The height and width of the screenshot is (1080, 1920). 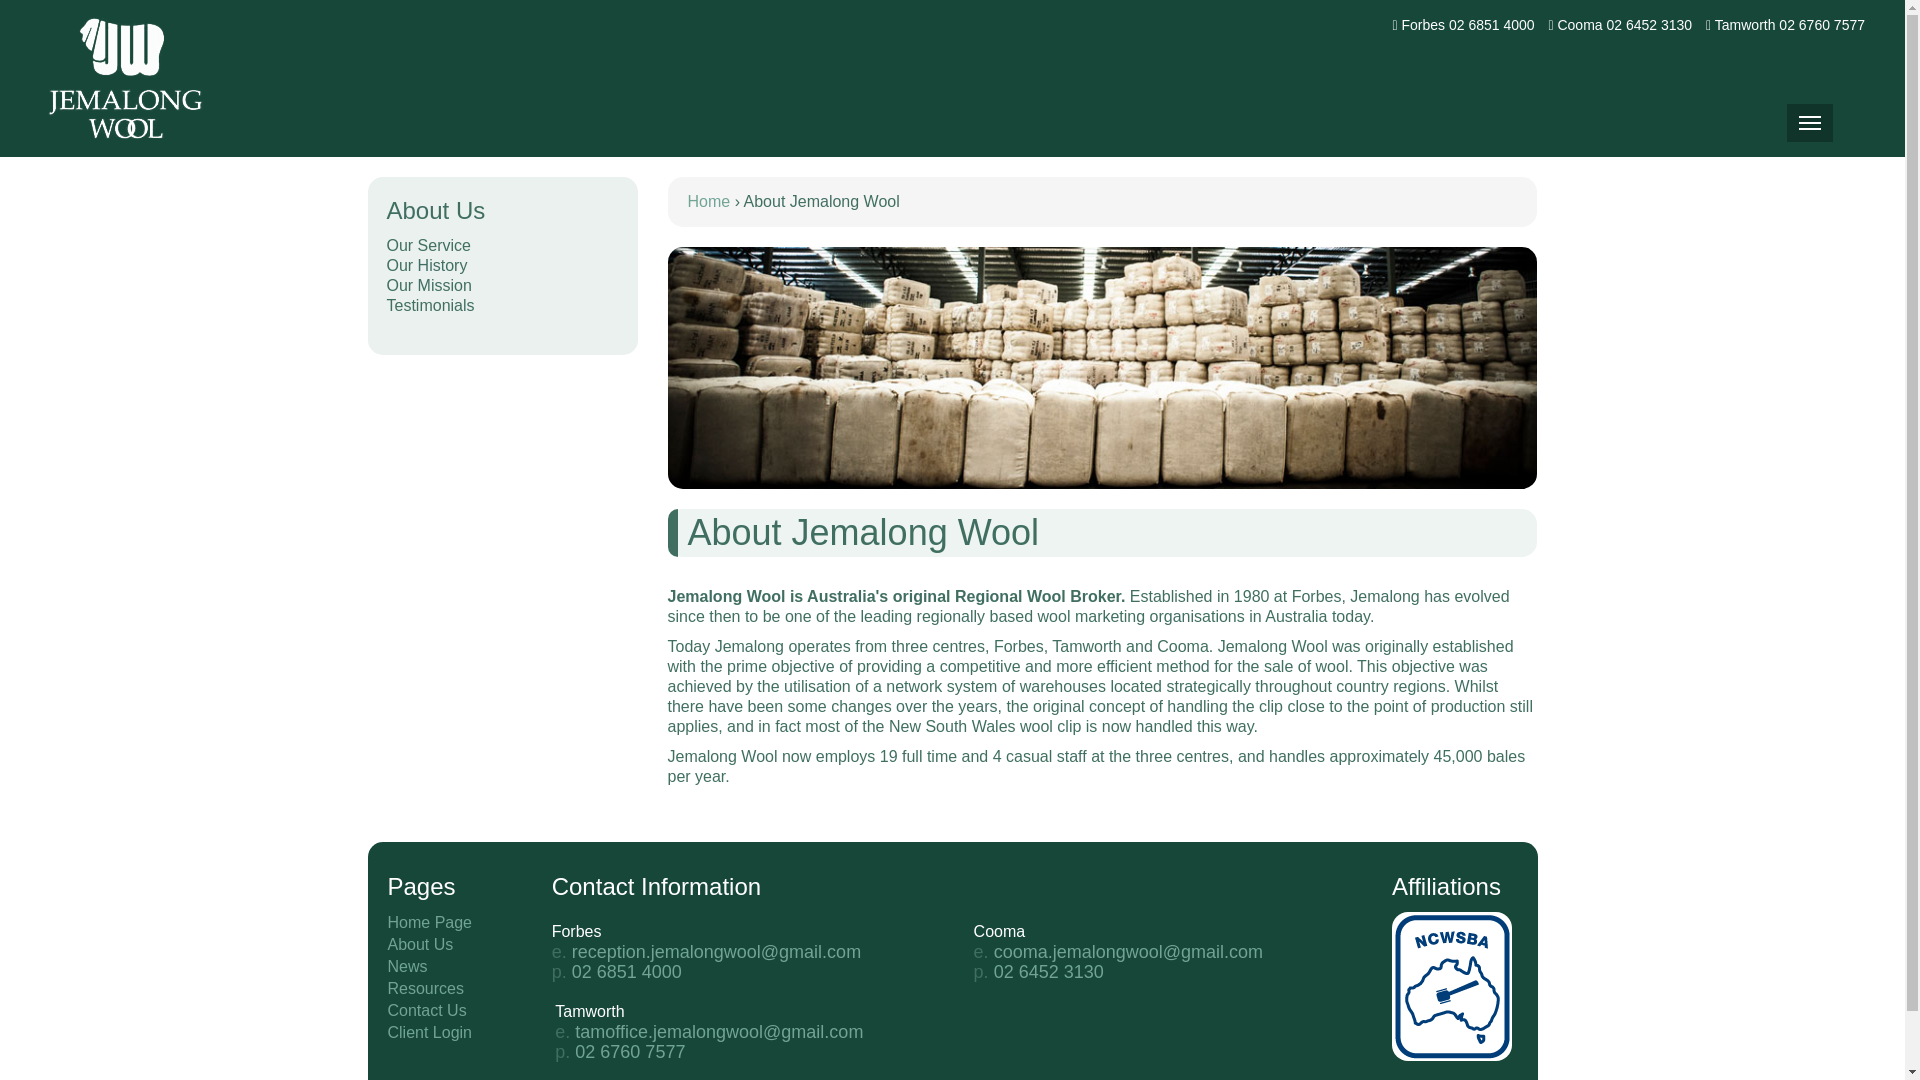 What do you see at coordinates (407, 965) in the screenshot?
I see `'News'` at bounding box center [407, 965].